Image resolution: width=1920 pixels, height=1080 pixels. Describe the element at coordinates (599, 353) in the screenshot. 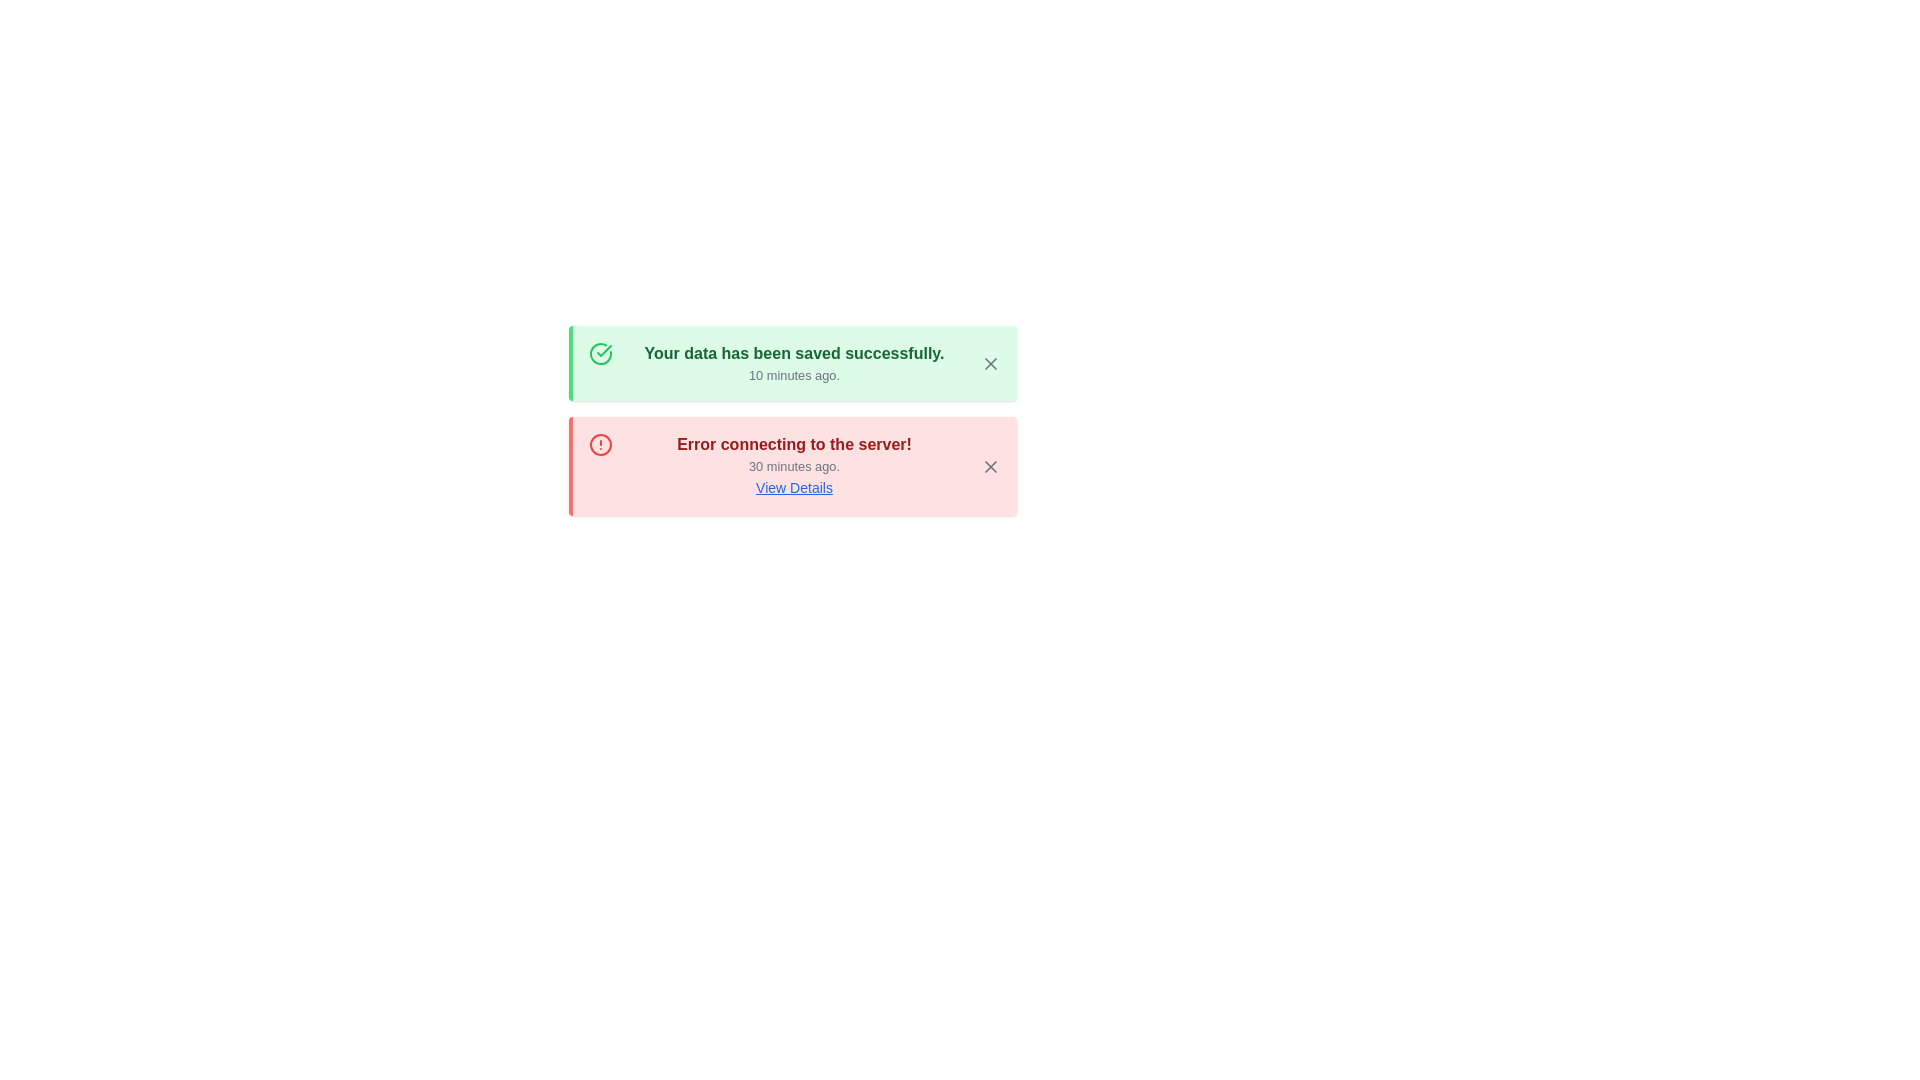

I see `the success indicator icon located within the green notification at the top, which is positioned before the text 'Your data has been saved successfully.'` at that location.